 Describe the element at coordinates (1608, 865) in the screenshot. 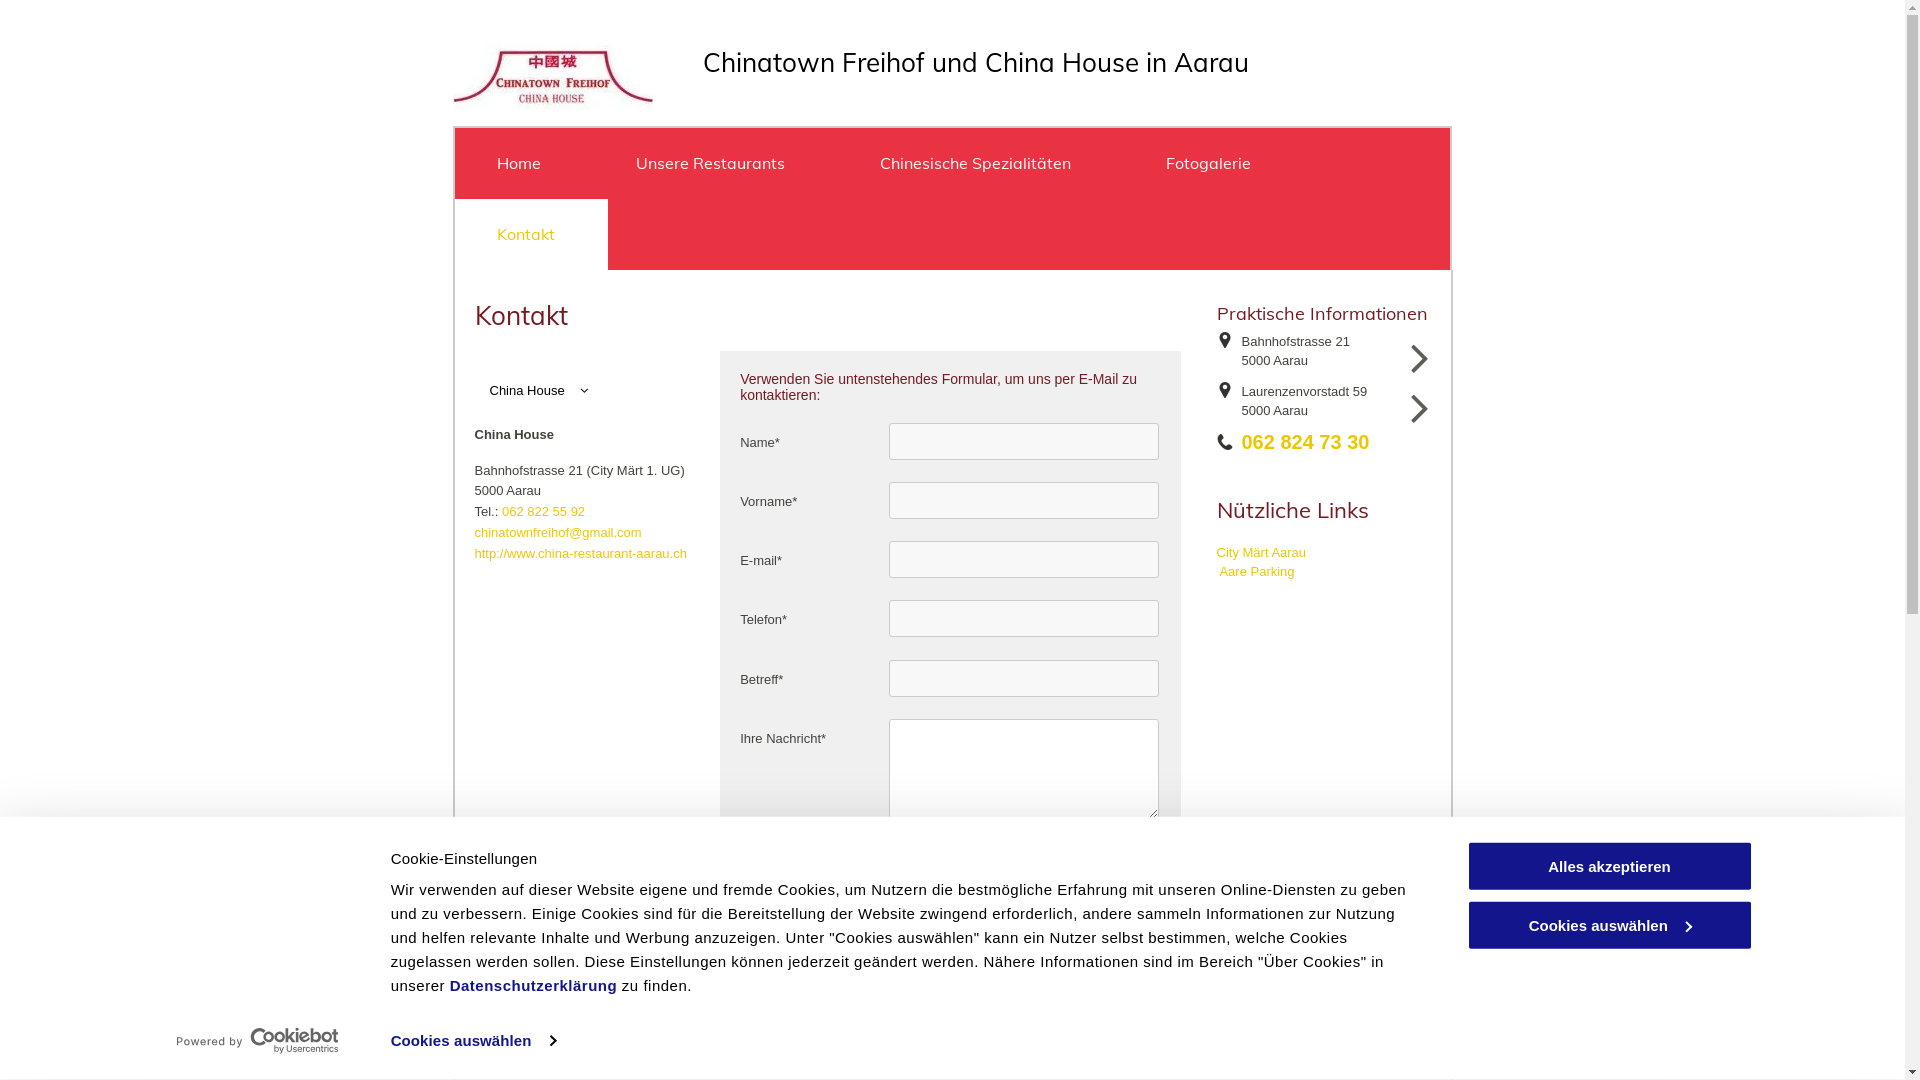

I see `'Alles akzeptieren'` at that location.